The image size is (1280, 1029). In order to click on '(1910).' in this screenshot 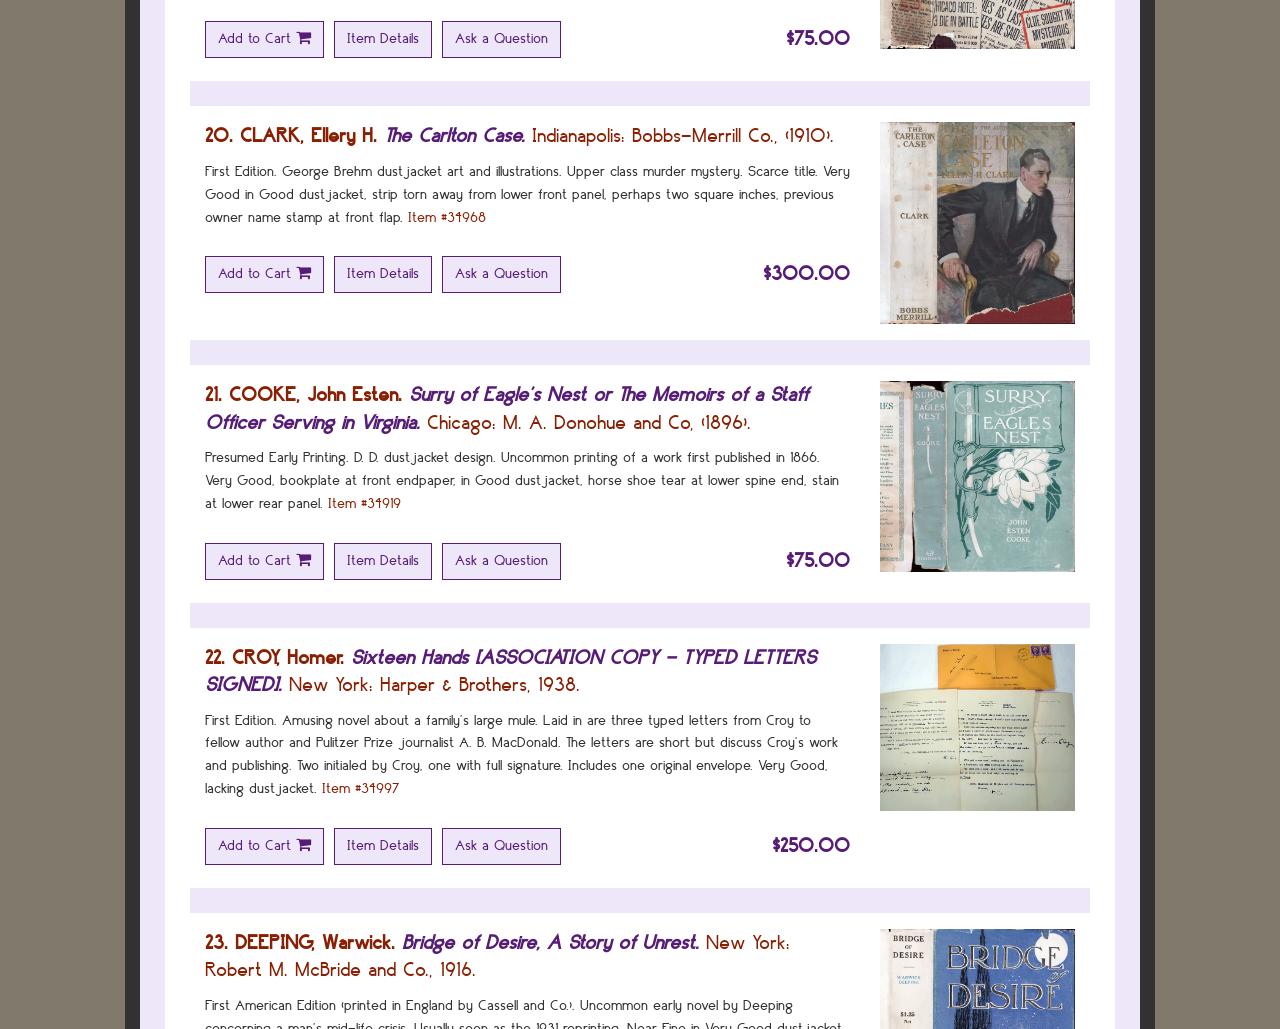, I will do `click(806, 134)`.